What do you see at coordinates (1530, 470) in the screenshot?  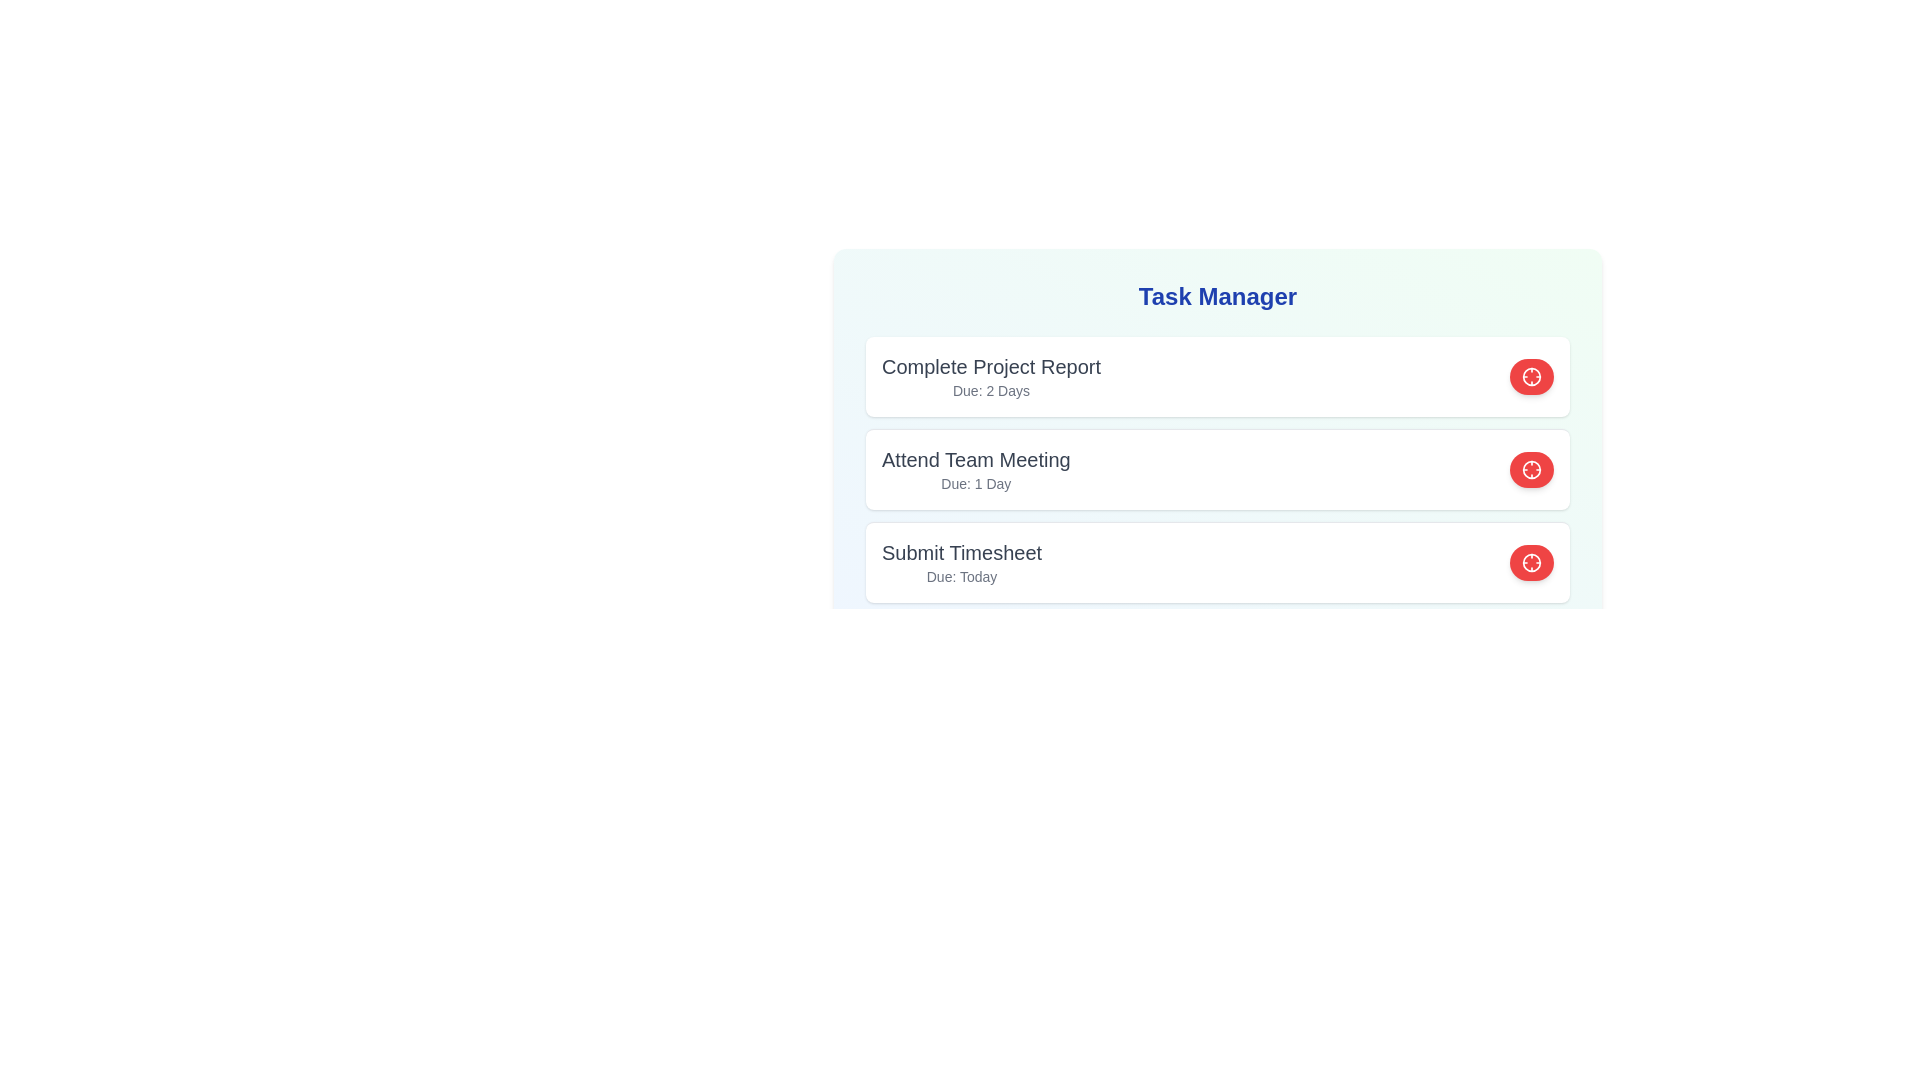 I see `the circular SVG graphic element representing a crosshair within the red button on the right side of the 'Submit Timesheet' task entry` at bounding box center [1530, 470].